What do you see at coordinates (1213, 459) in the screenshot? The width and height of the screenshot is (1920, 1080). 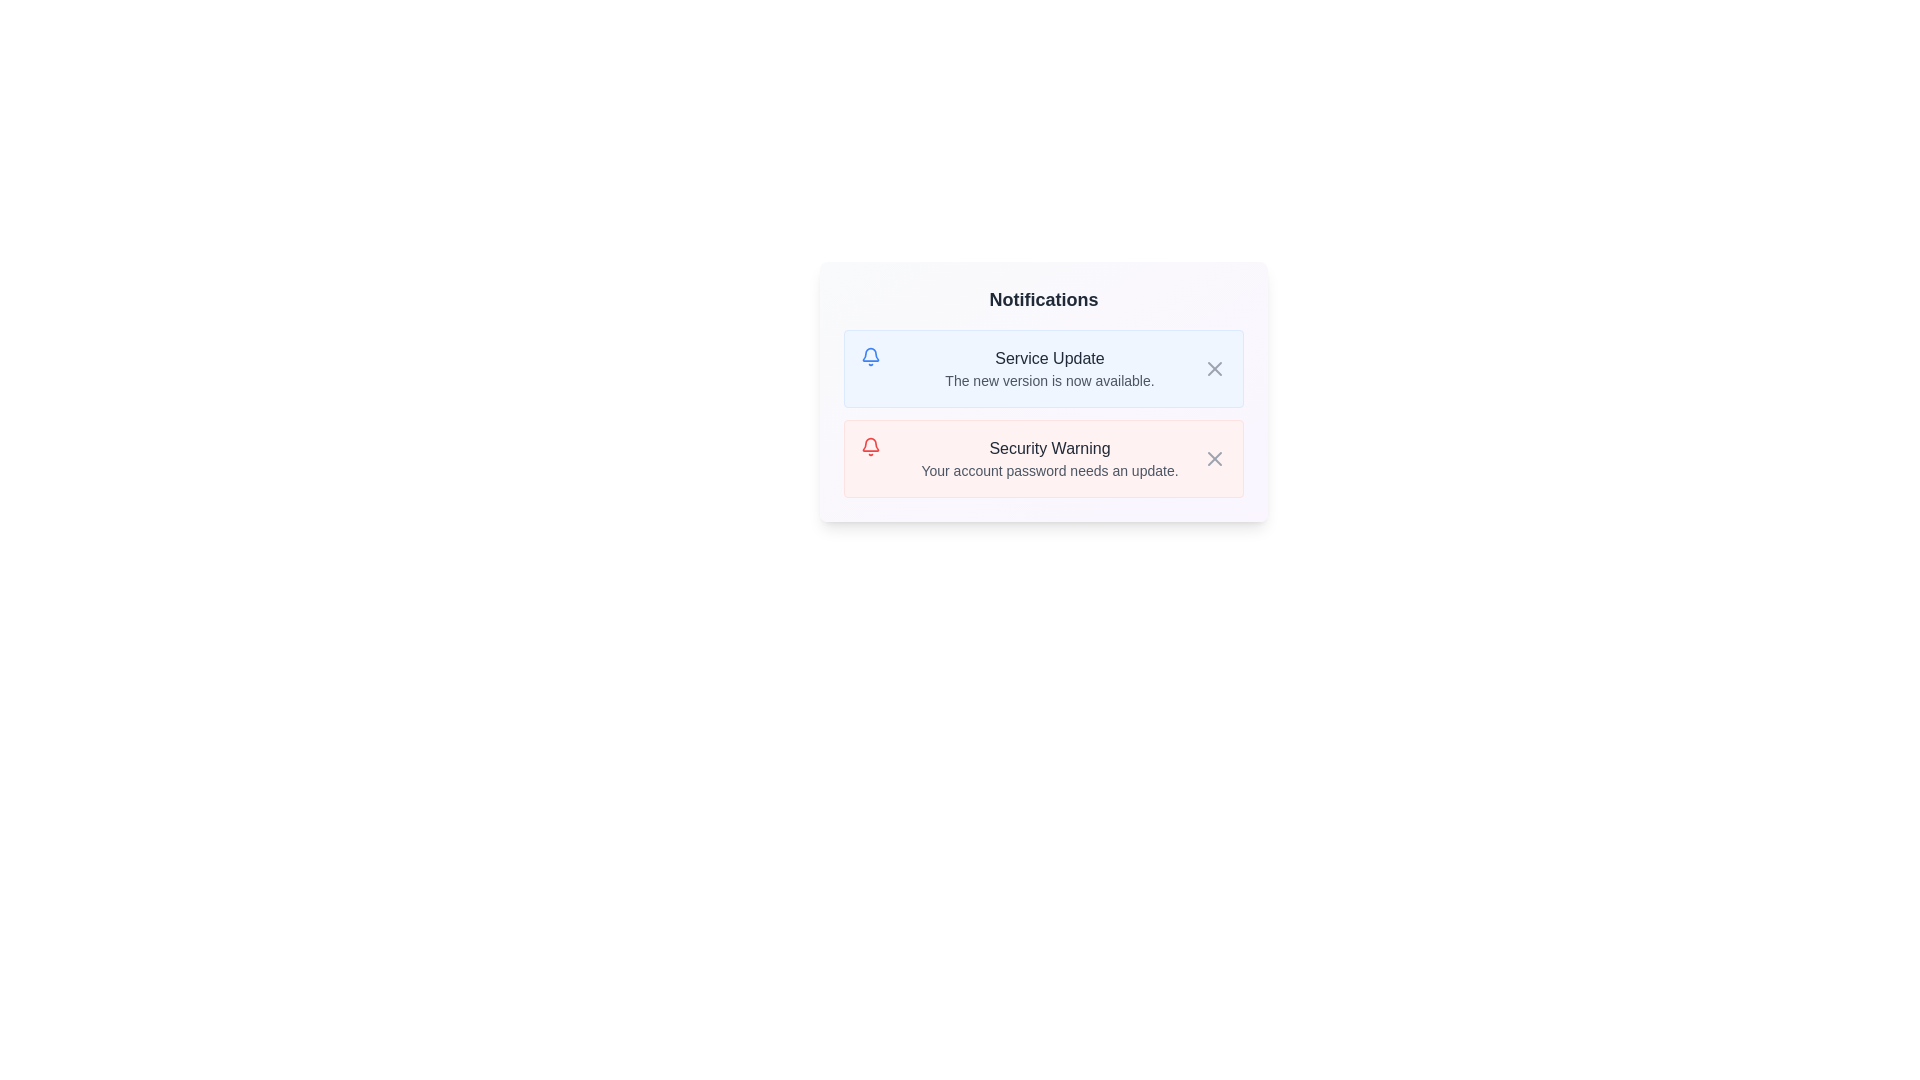 I see `the icon button located to the right of the 'Security Warning' text` at bounding box center [1213, 459].